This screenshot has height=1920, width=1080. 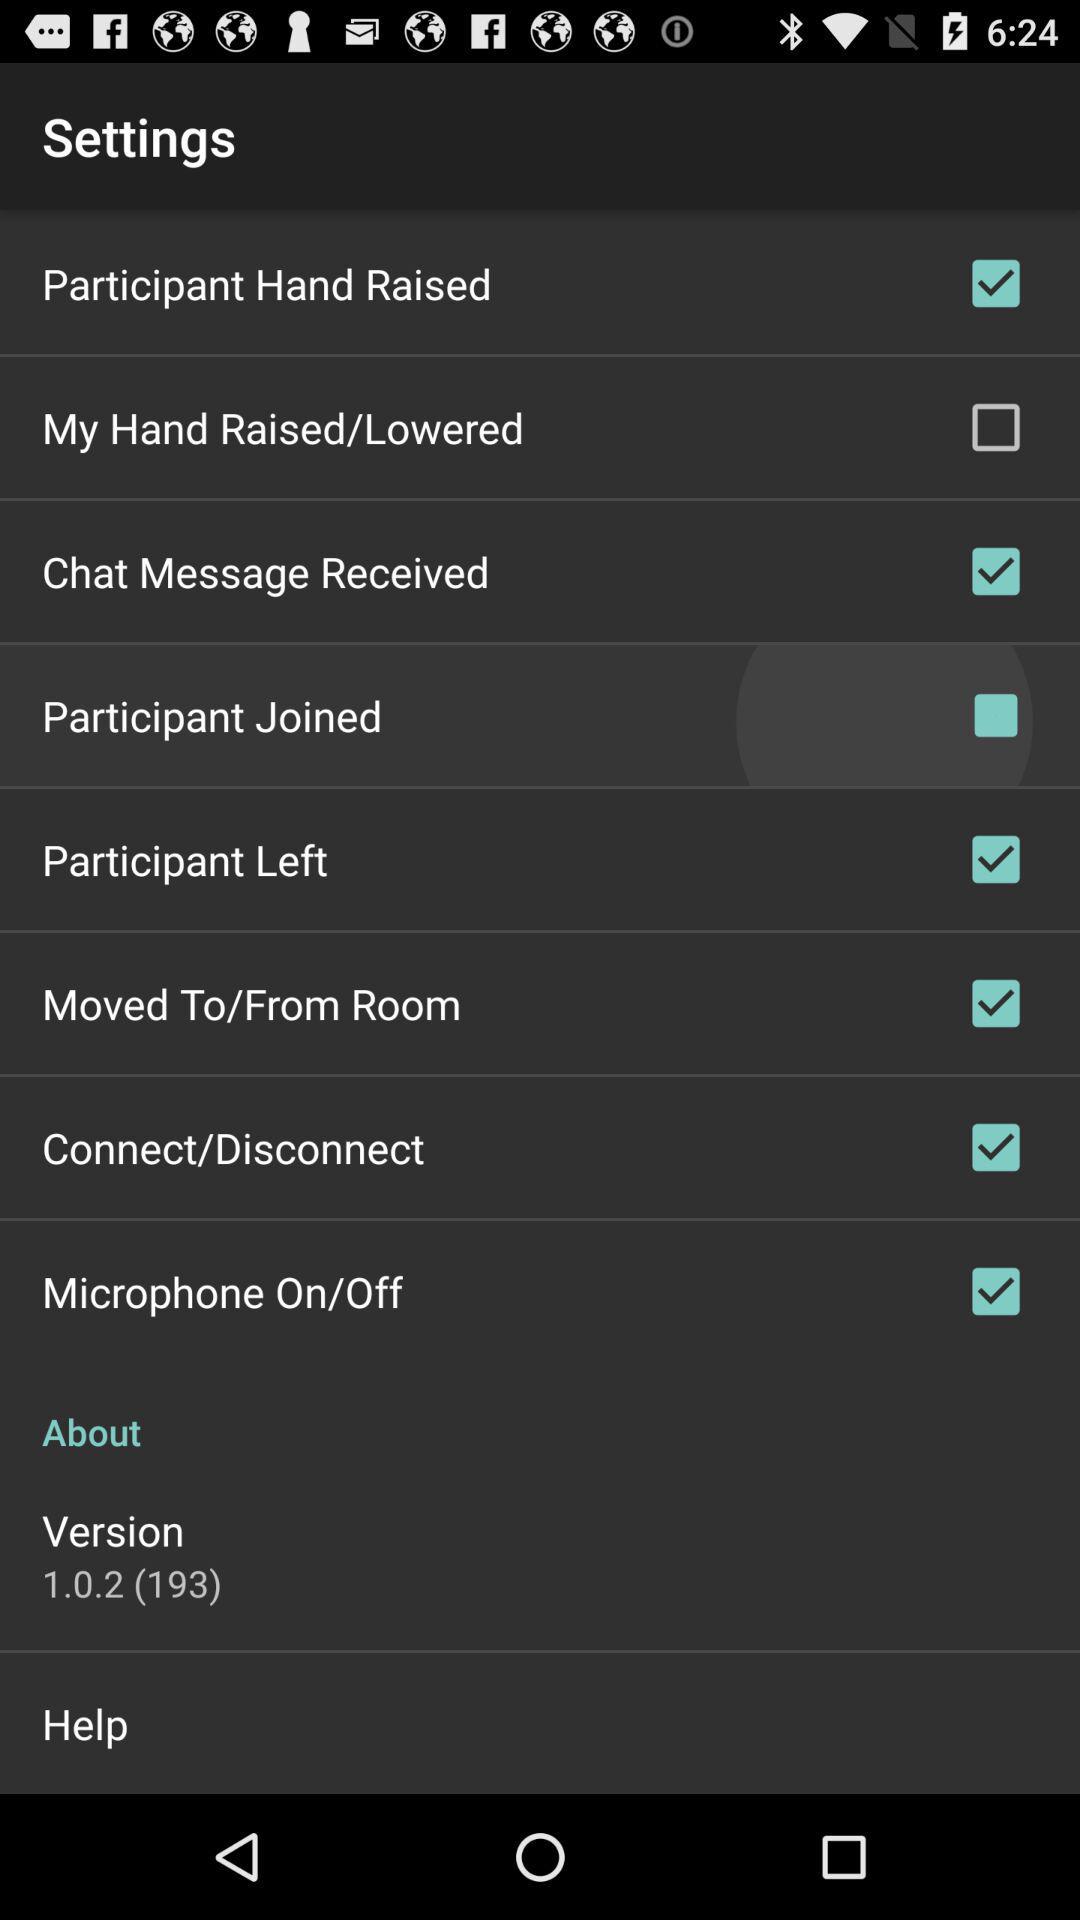 What do you see at coordinates (113, 1529) in the screenshot?
I see `app below about icon` at bounding box center [113, 1529].